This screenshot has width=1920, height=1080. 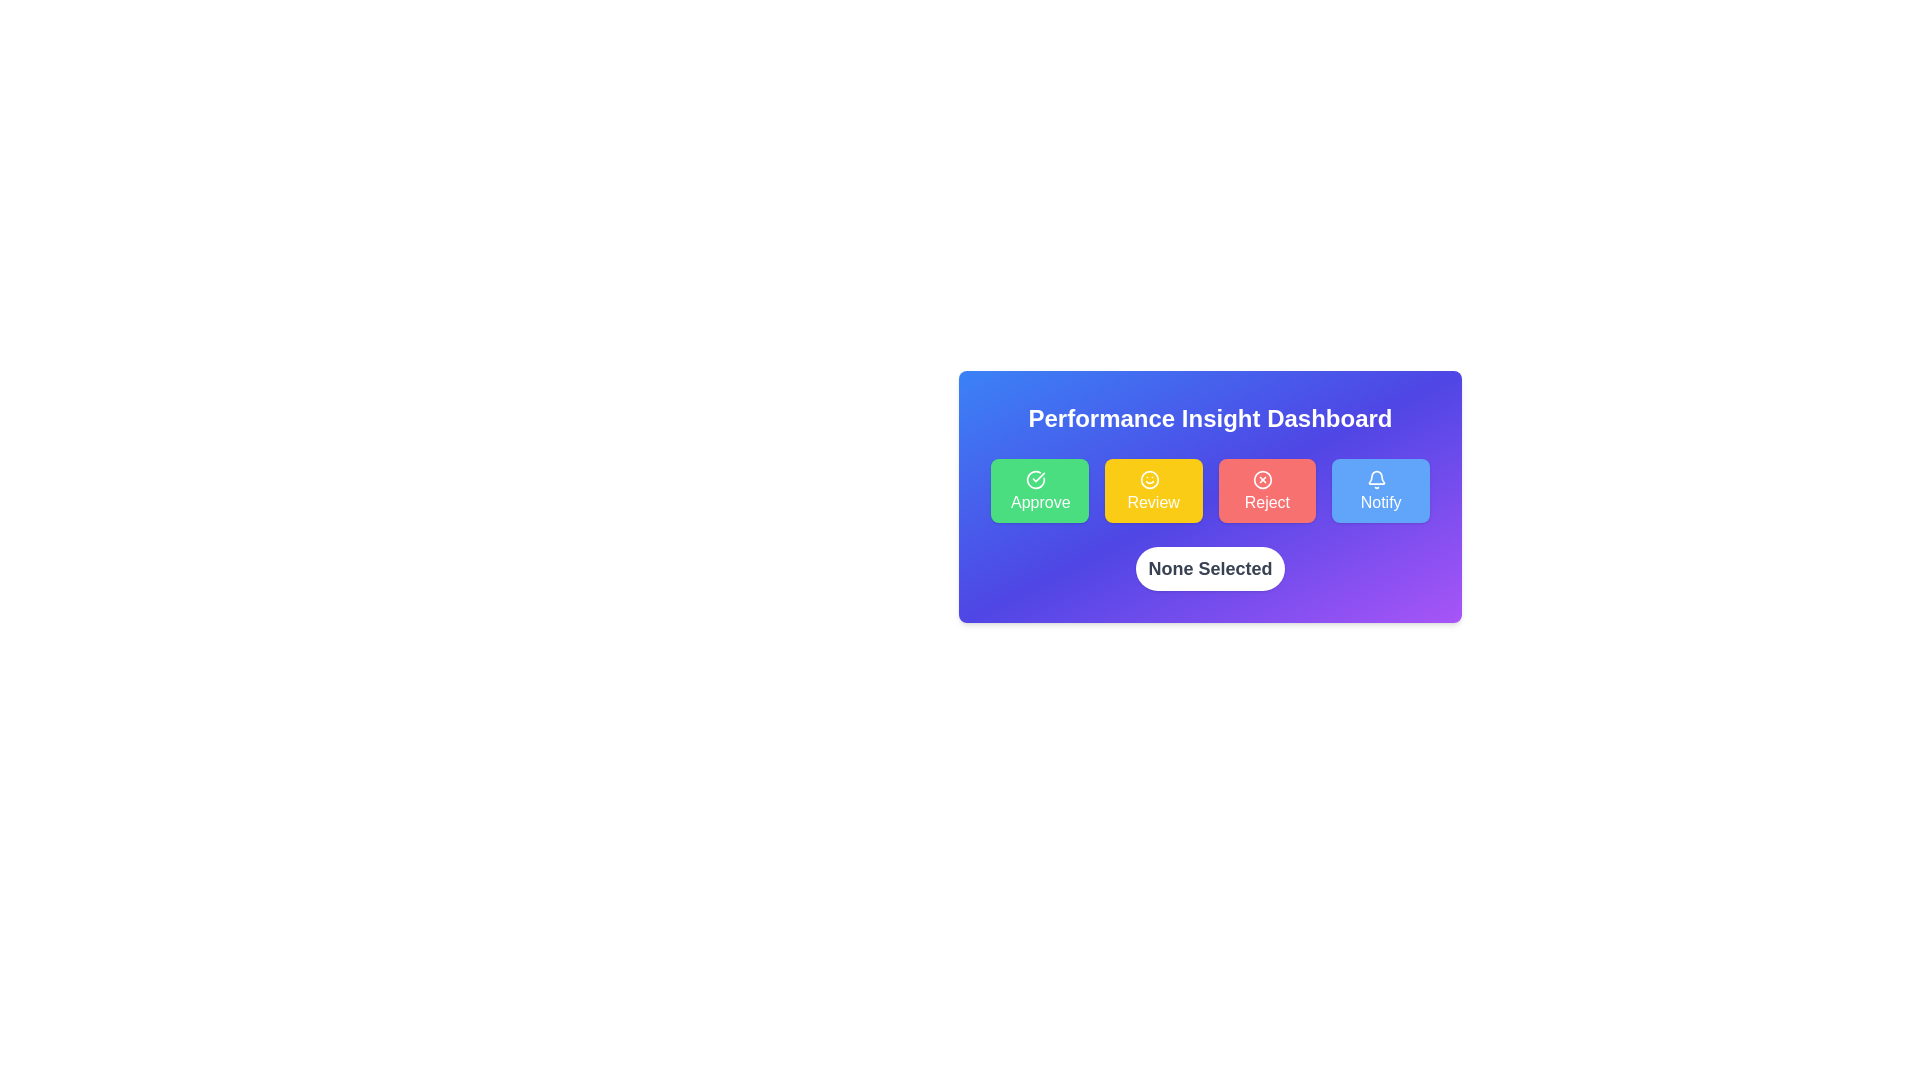 I want to click on the 'Notify' button, which is the rightmost button in a row of four buttons labeled 'Approve', 'Review', 'Reject', and 'Notify', so click(x=1380, y=490).